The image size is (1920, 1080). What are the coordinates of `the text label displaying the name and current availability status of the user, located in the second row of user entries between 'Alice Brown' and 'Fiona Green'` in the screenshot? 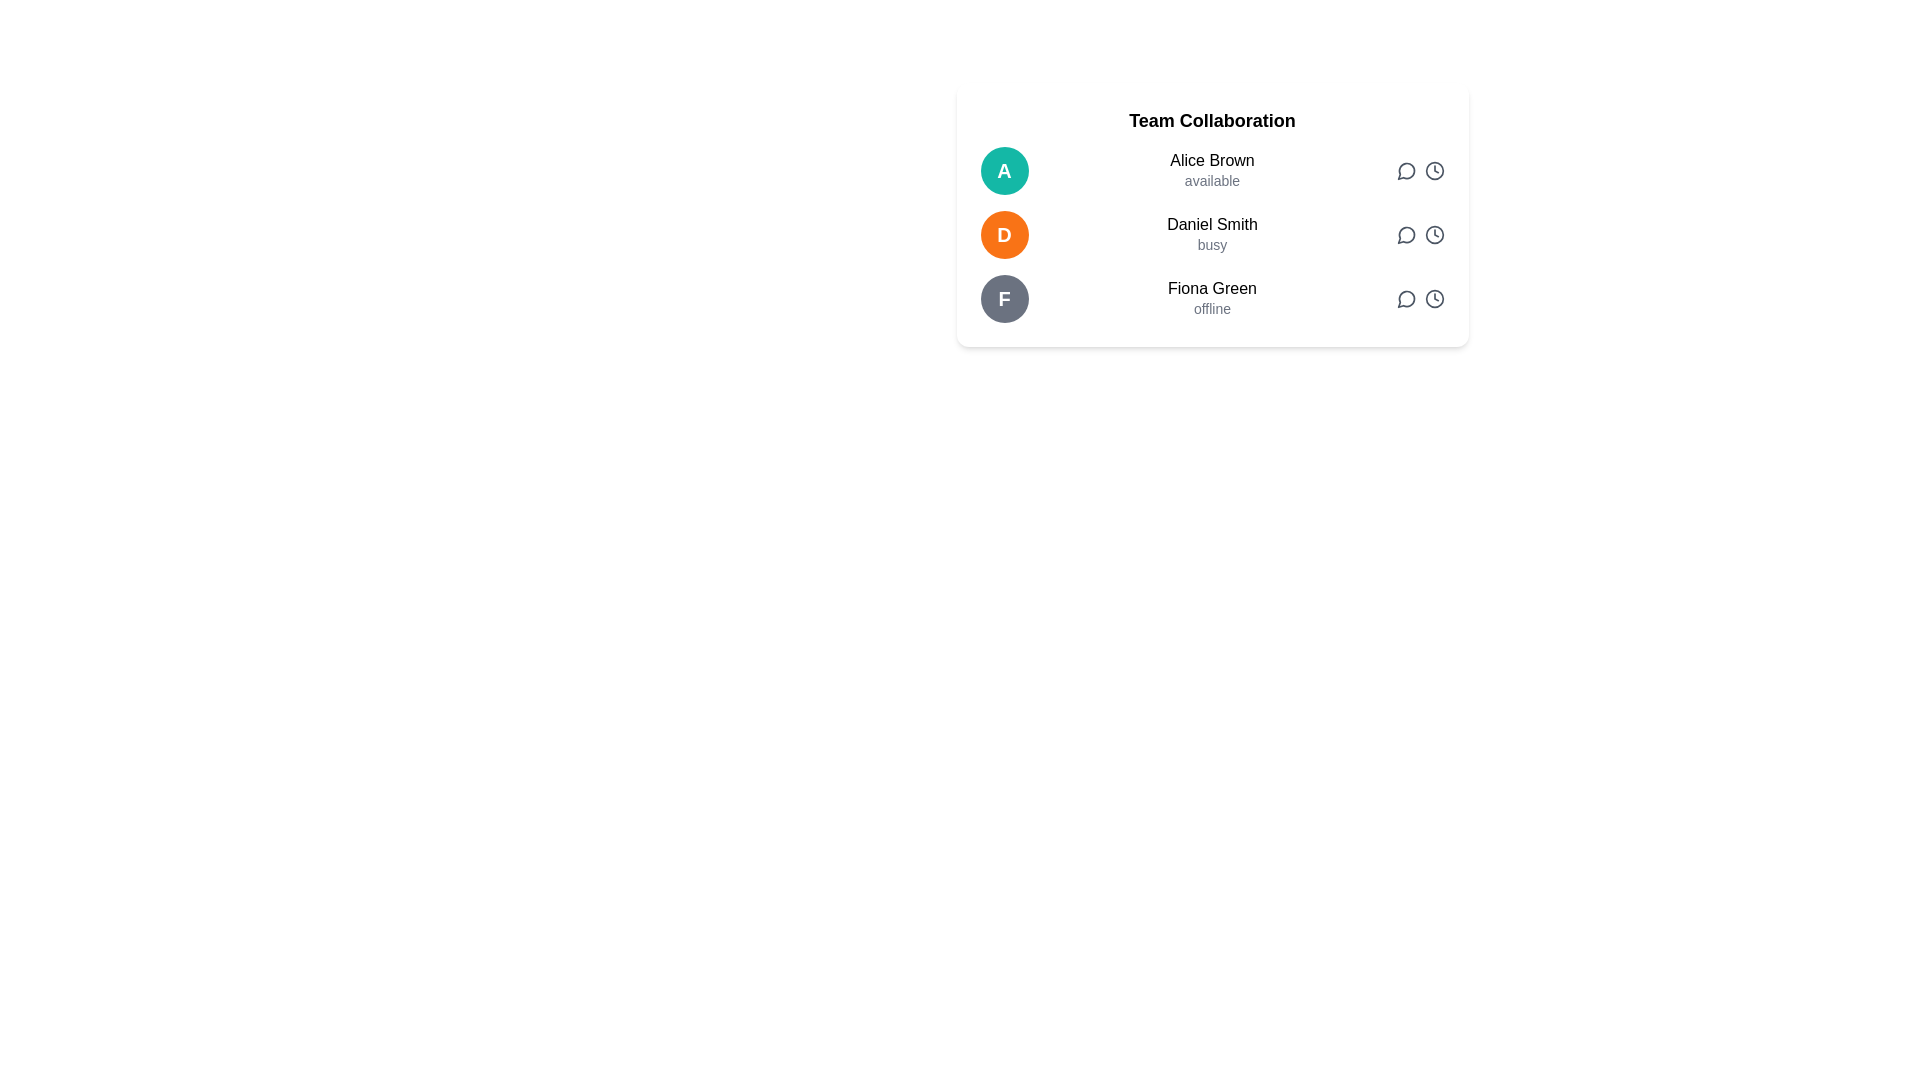 It's located at (1211, 234).